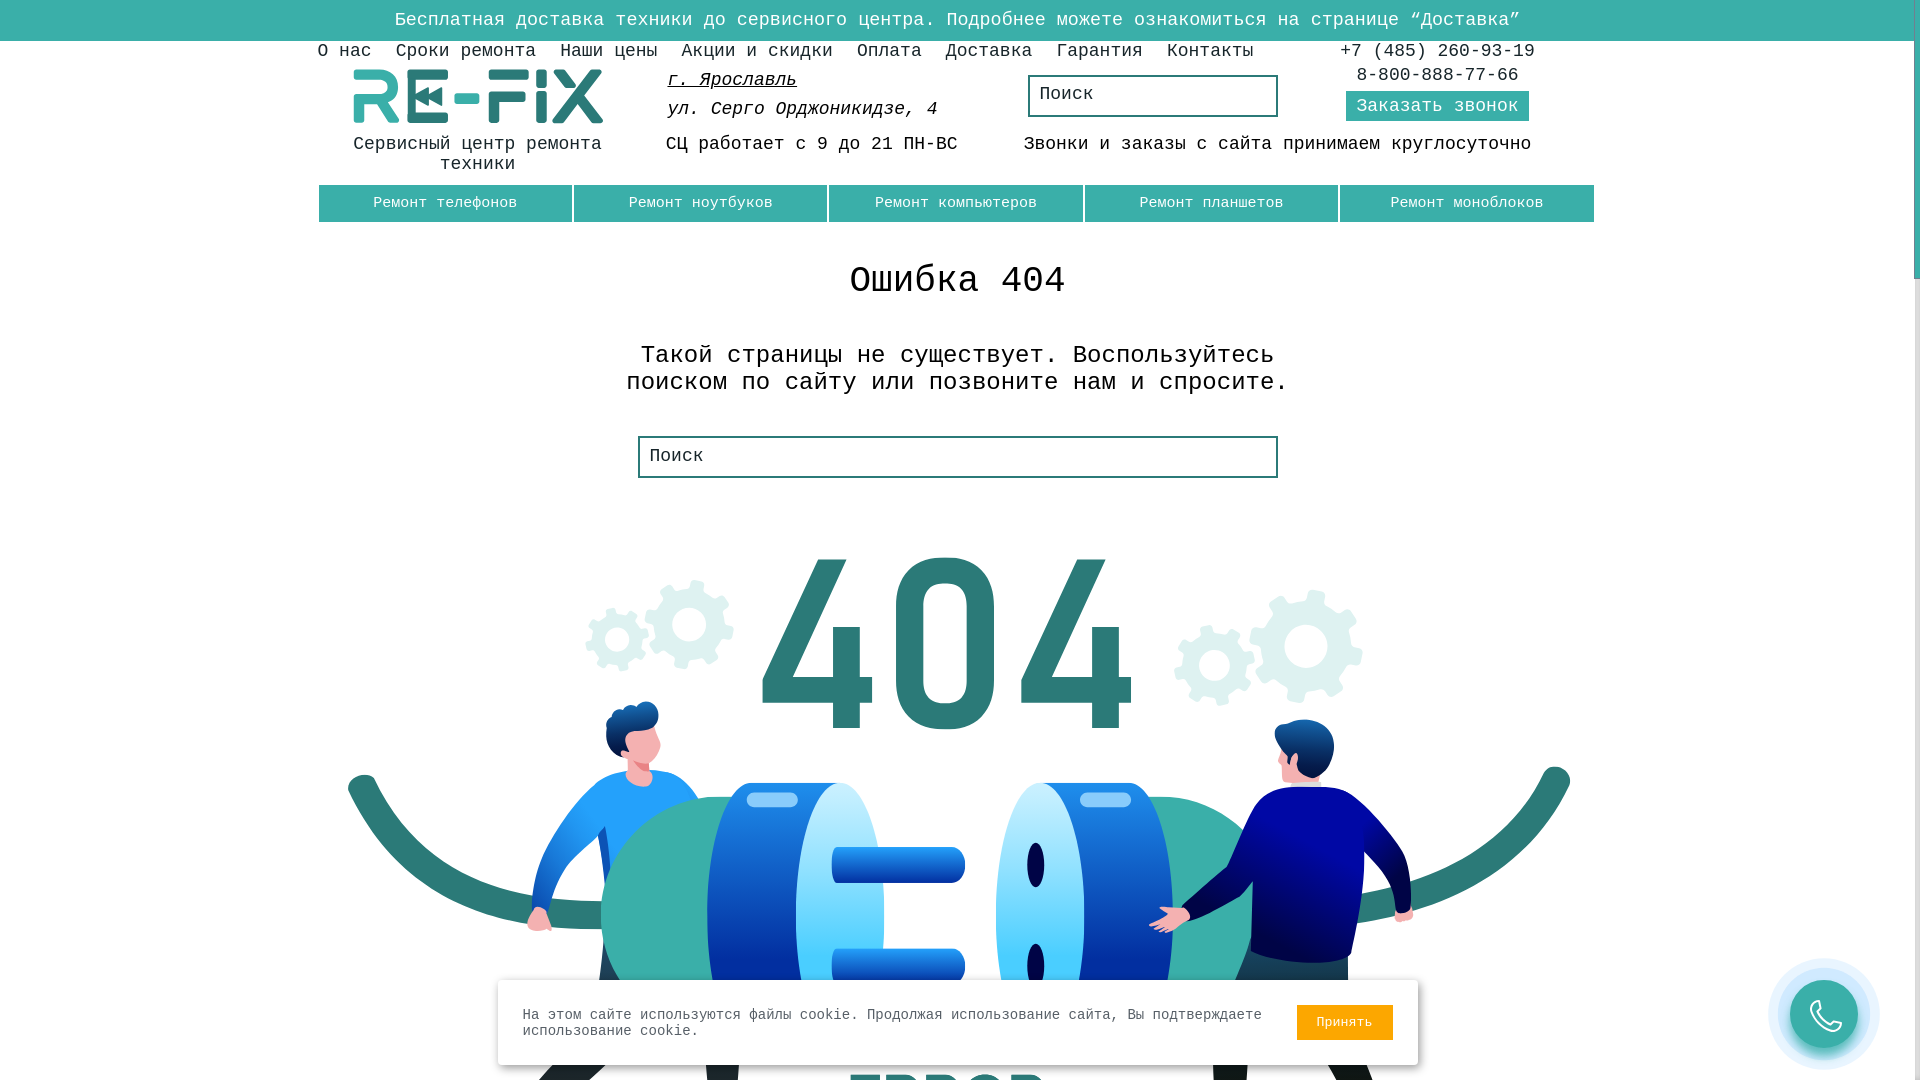  Describe the element at coordinates (1435, 49) in the screenshot. I see `'+7 (485) 260-93-19'` at that location.